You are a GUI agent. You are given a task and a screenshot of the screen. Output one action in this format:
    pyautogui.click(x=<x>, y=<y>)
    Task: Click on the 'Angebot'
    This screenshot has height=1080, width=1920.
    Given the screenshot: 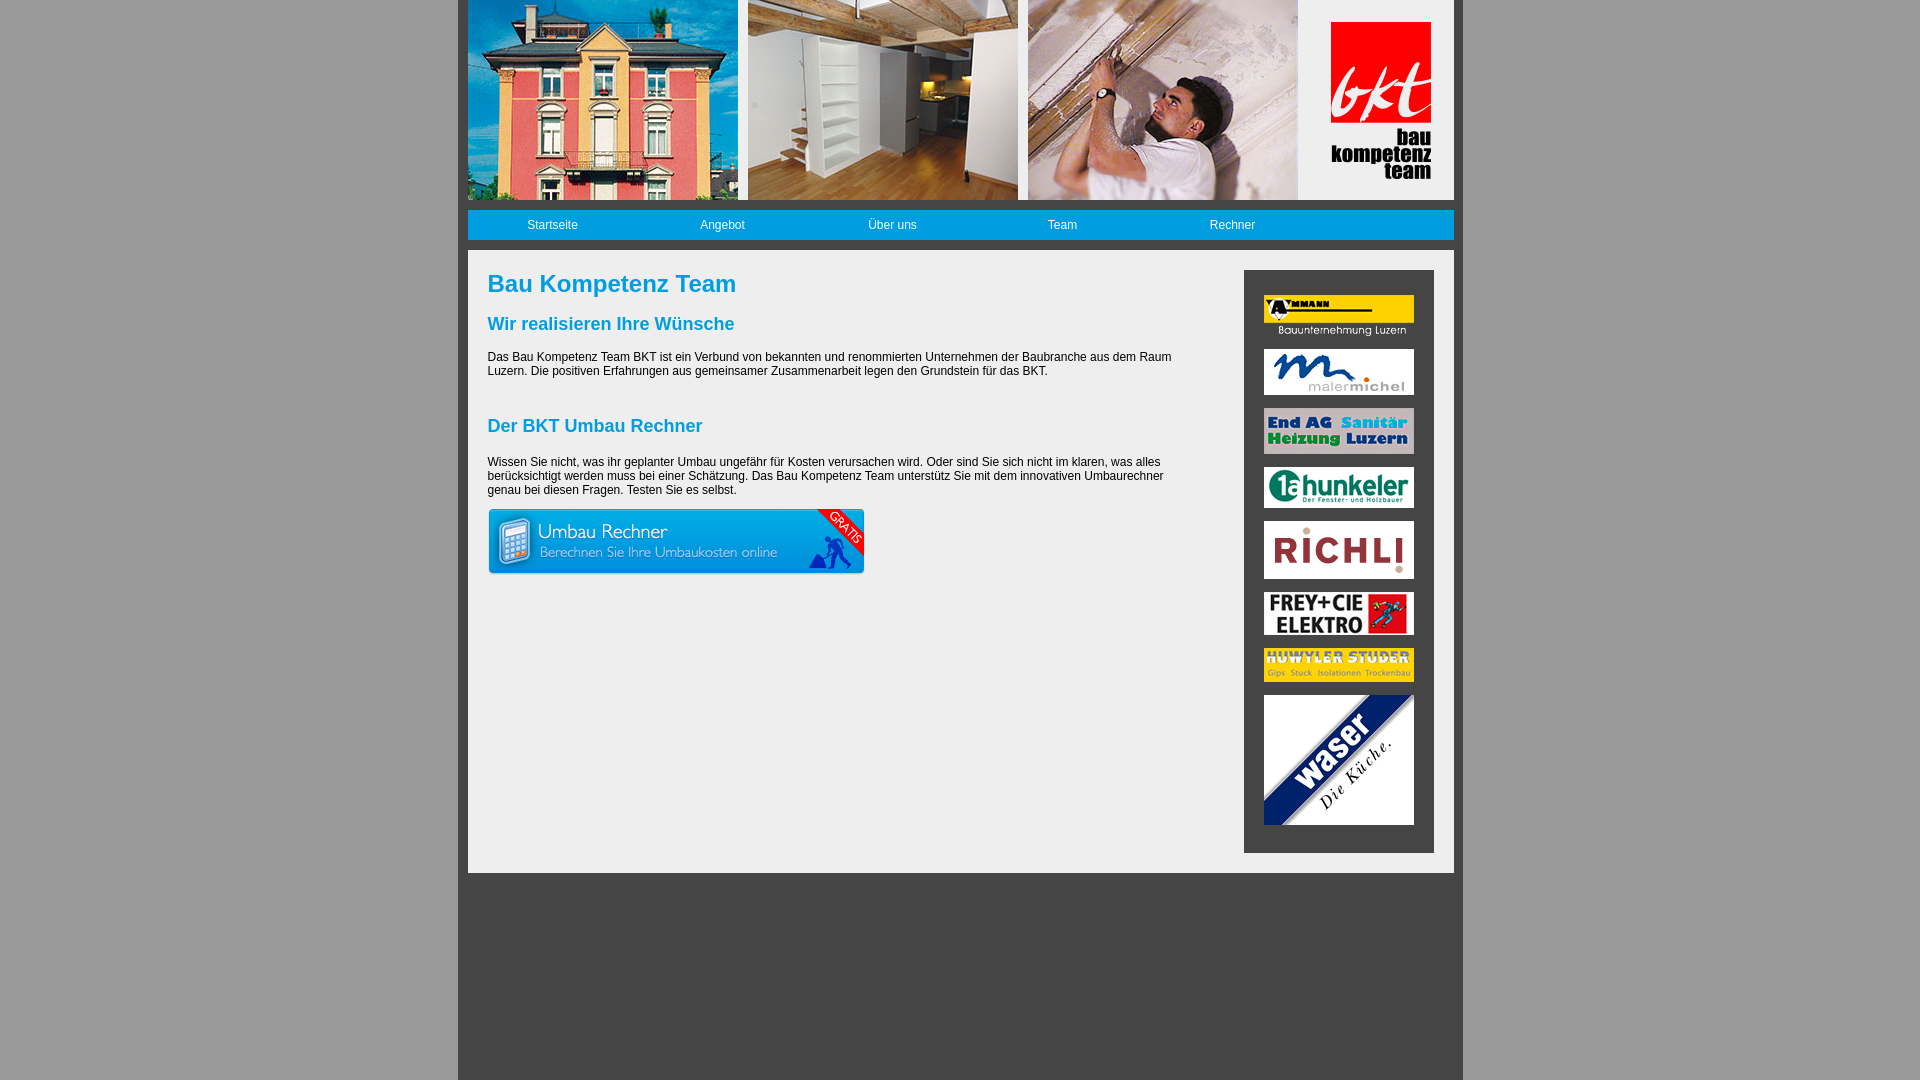 What is the action you would take?
    pyautogui.click(x=722, y=224)
    